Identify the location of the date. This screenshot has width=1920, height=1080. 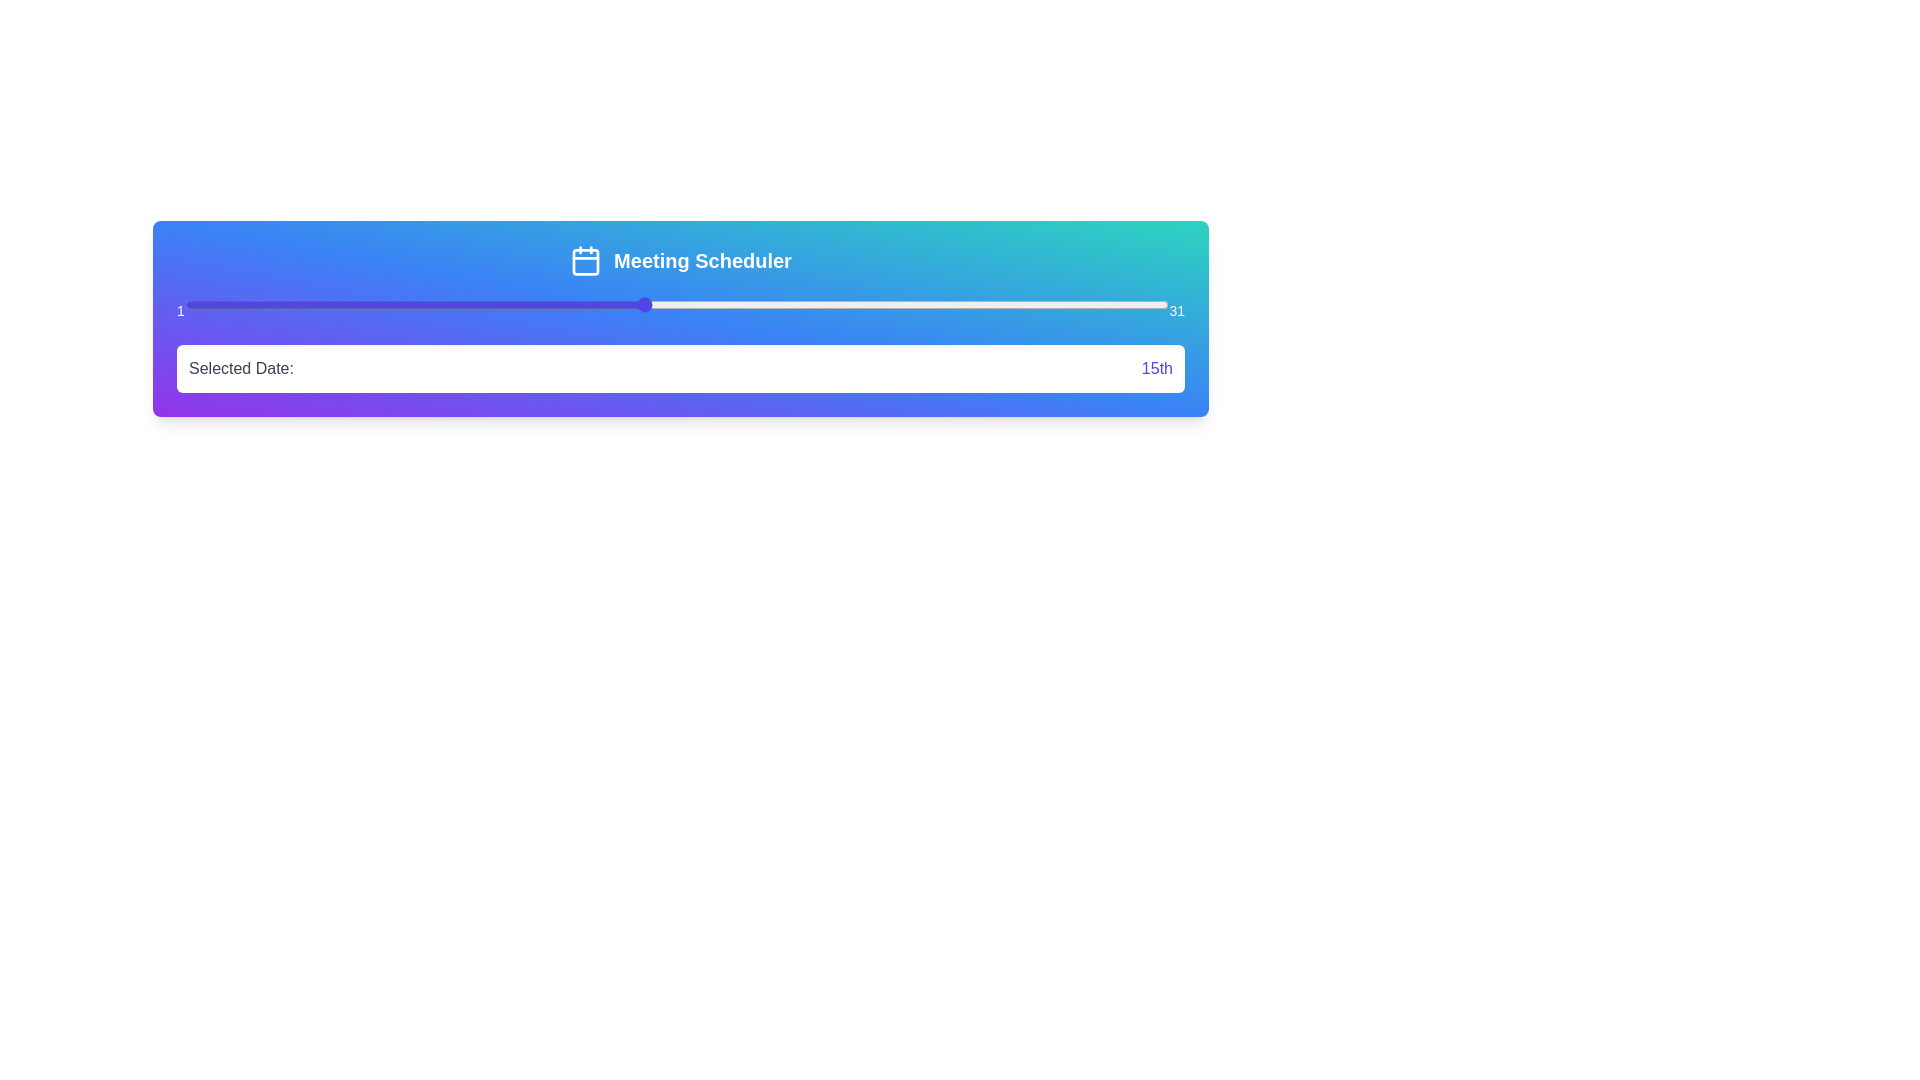
(1005, 304).